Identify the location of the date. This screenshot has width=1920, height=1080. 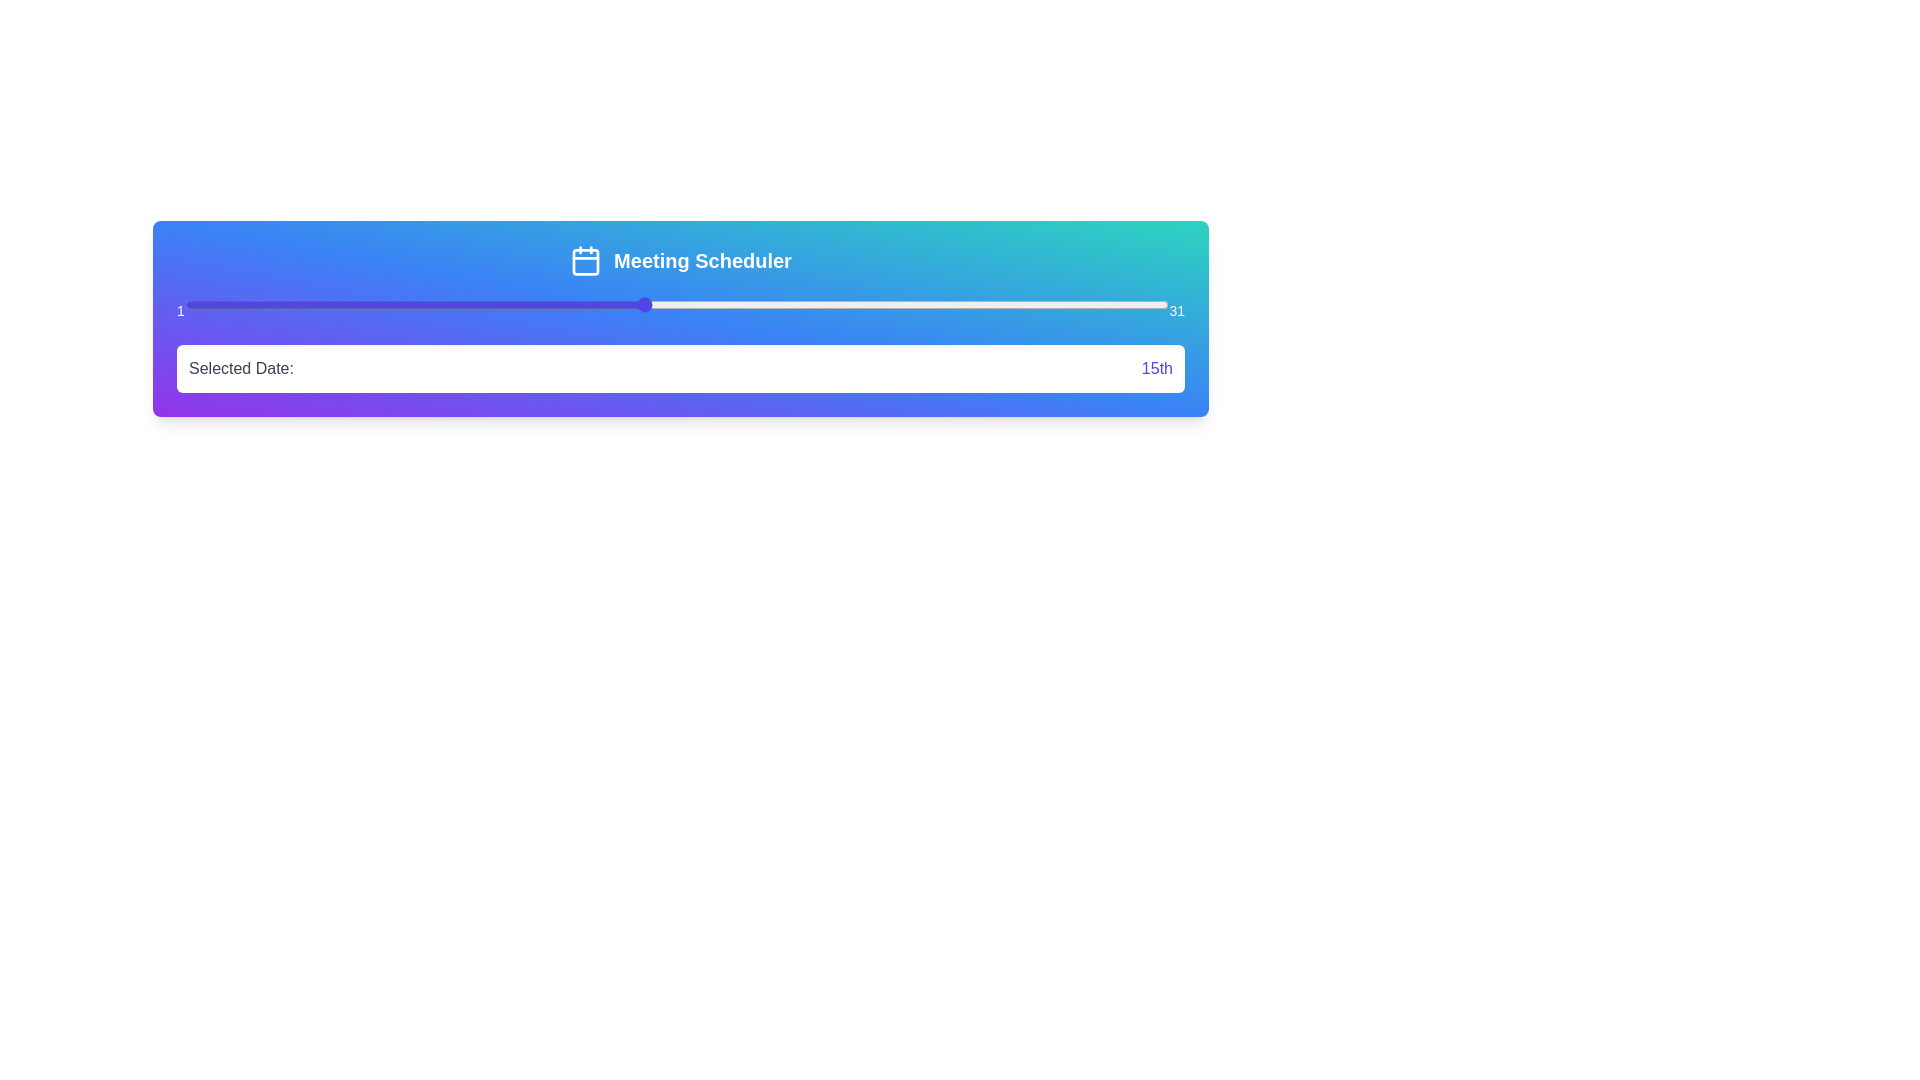
(1005, 304).